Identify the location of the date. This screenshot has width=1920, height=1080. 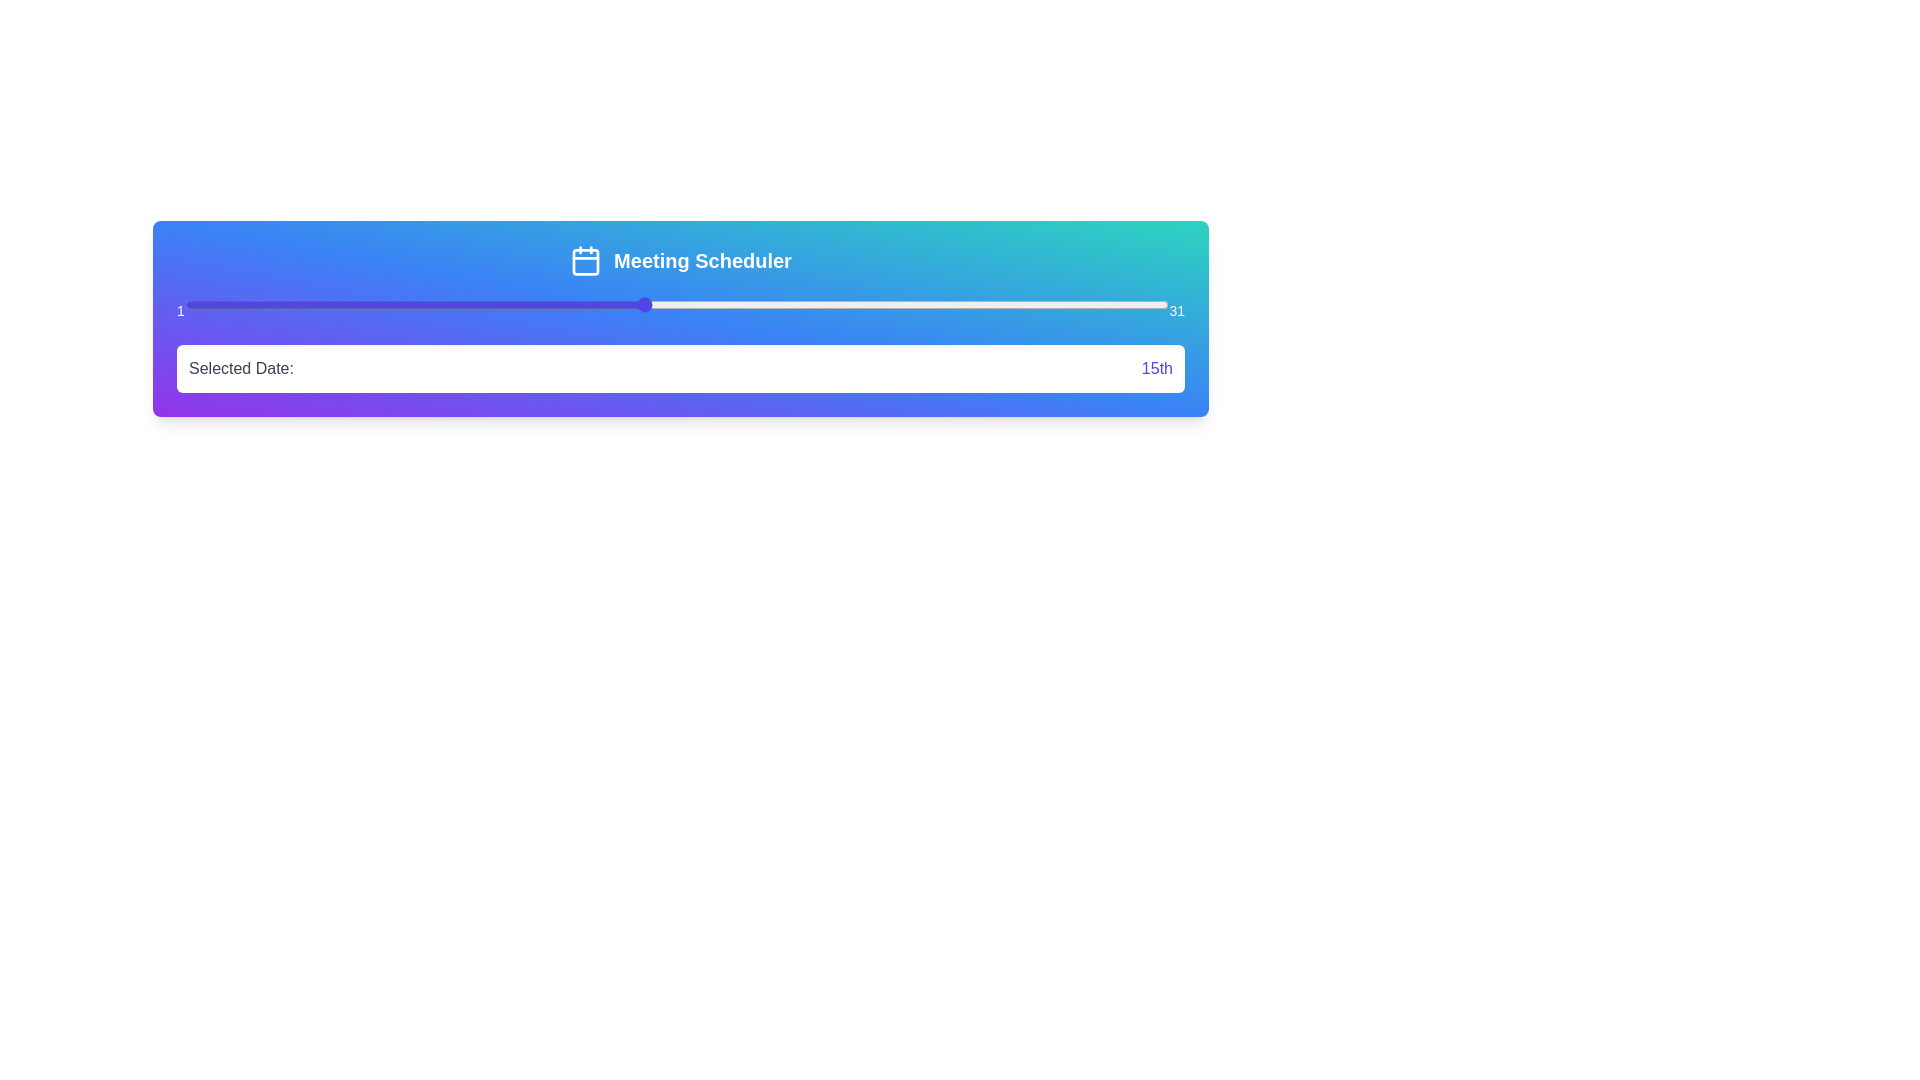
(1005, 304).